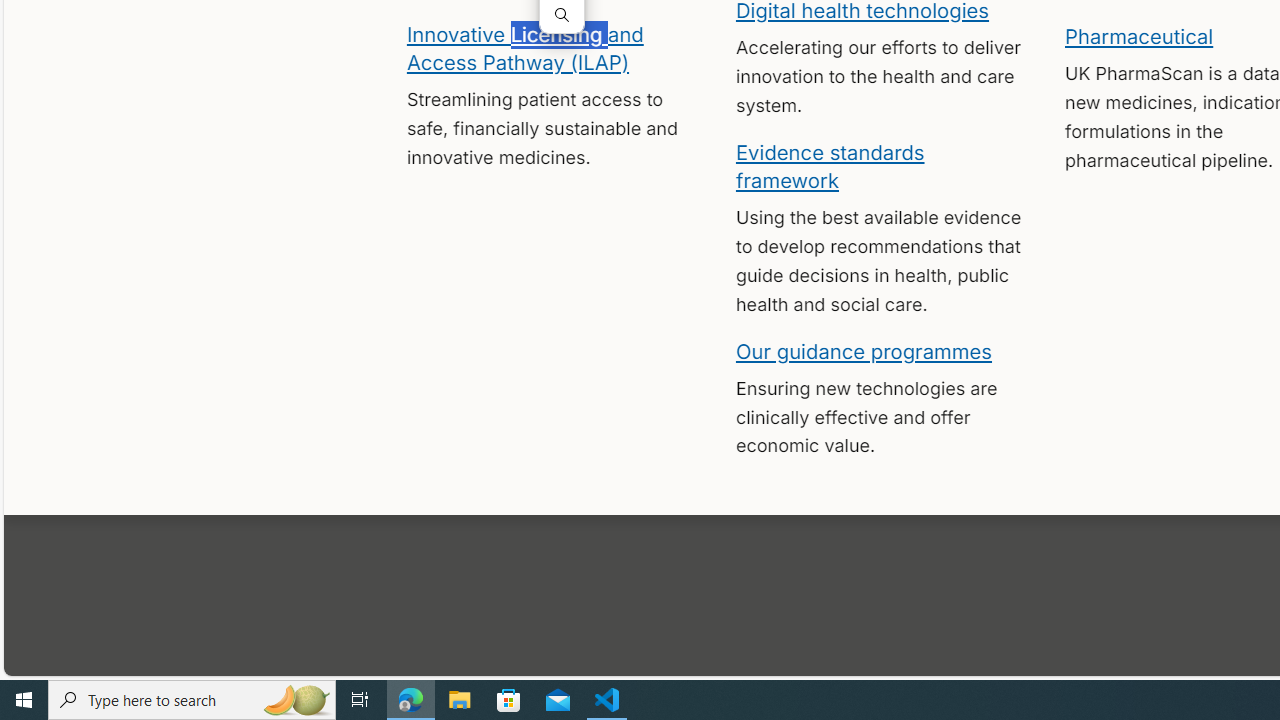 The width and height of the screenshot is (1280, 720). I want to click on 'Pharmaceutical', so click(1139, 36).